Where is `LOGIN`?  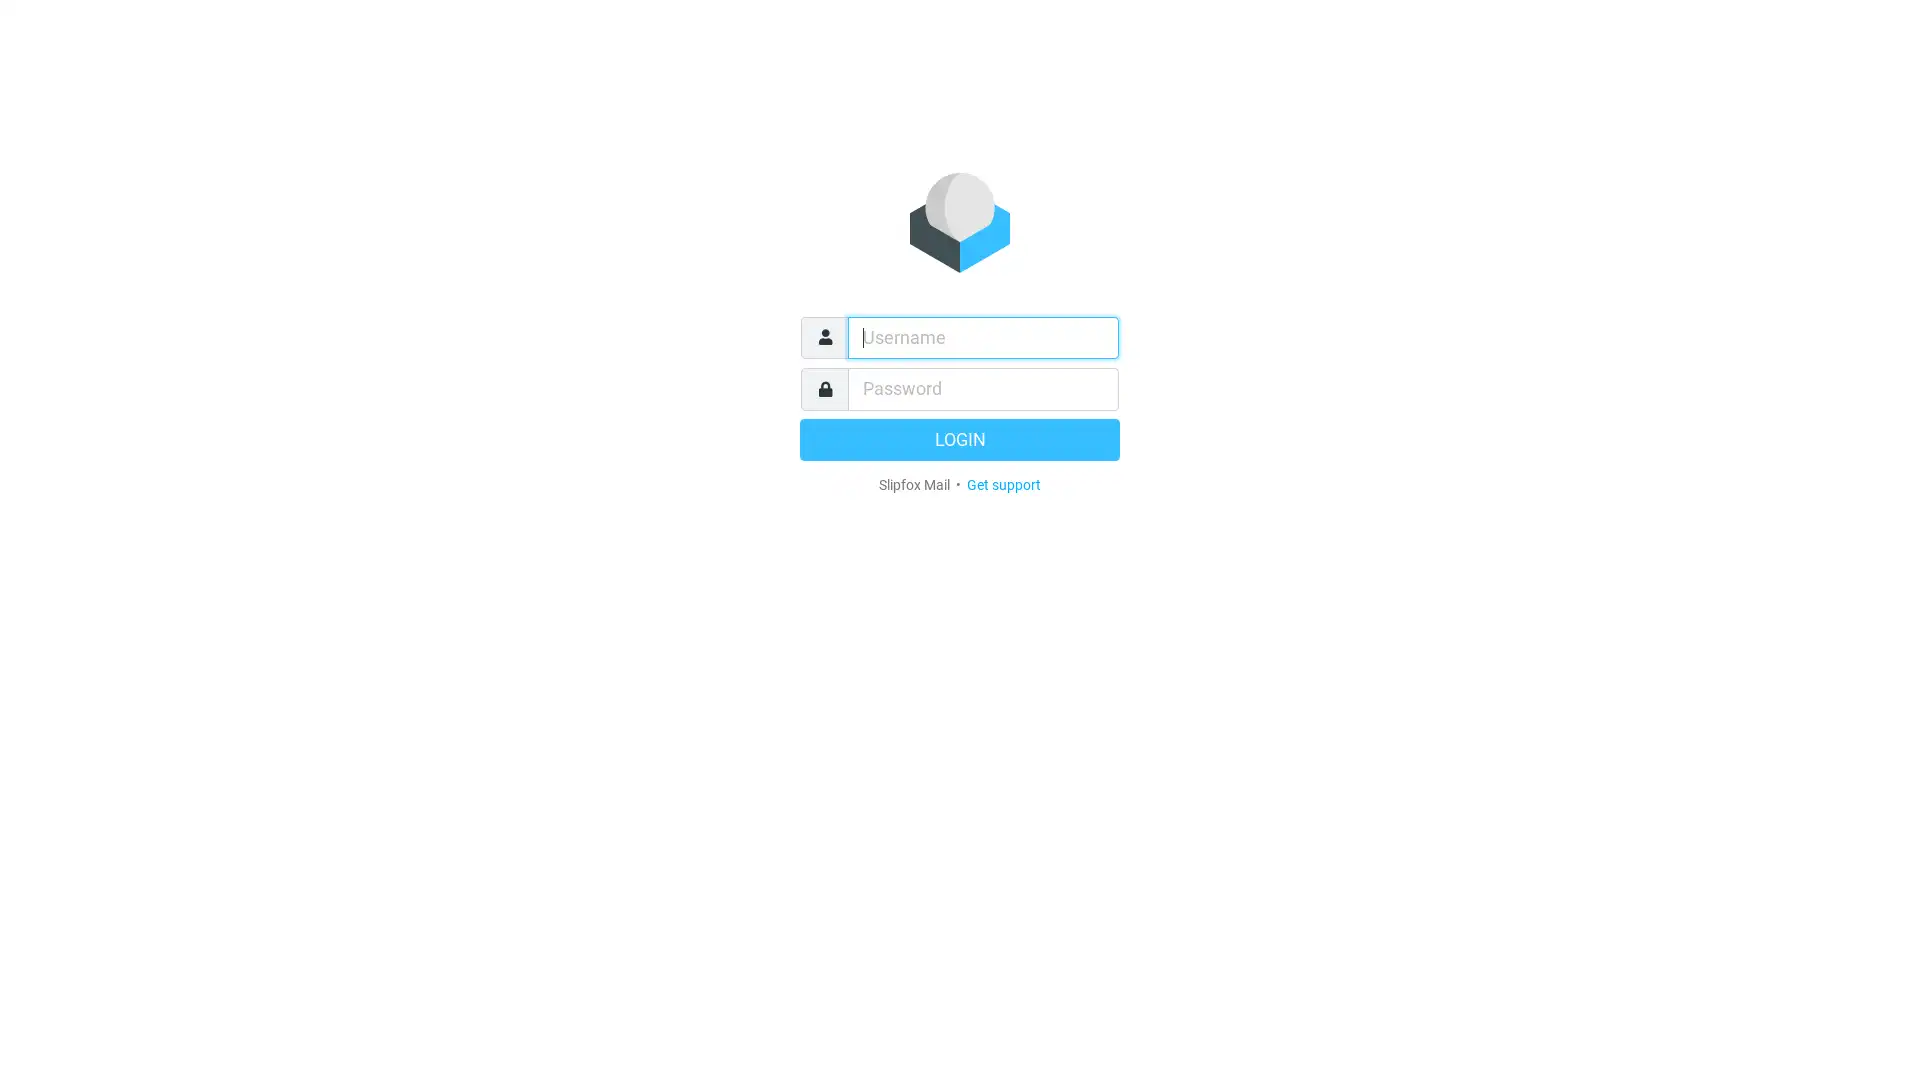 LOGIN is located at coordinates (960, 438).